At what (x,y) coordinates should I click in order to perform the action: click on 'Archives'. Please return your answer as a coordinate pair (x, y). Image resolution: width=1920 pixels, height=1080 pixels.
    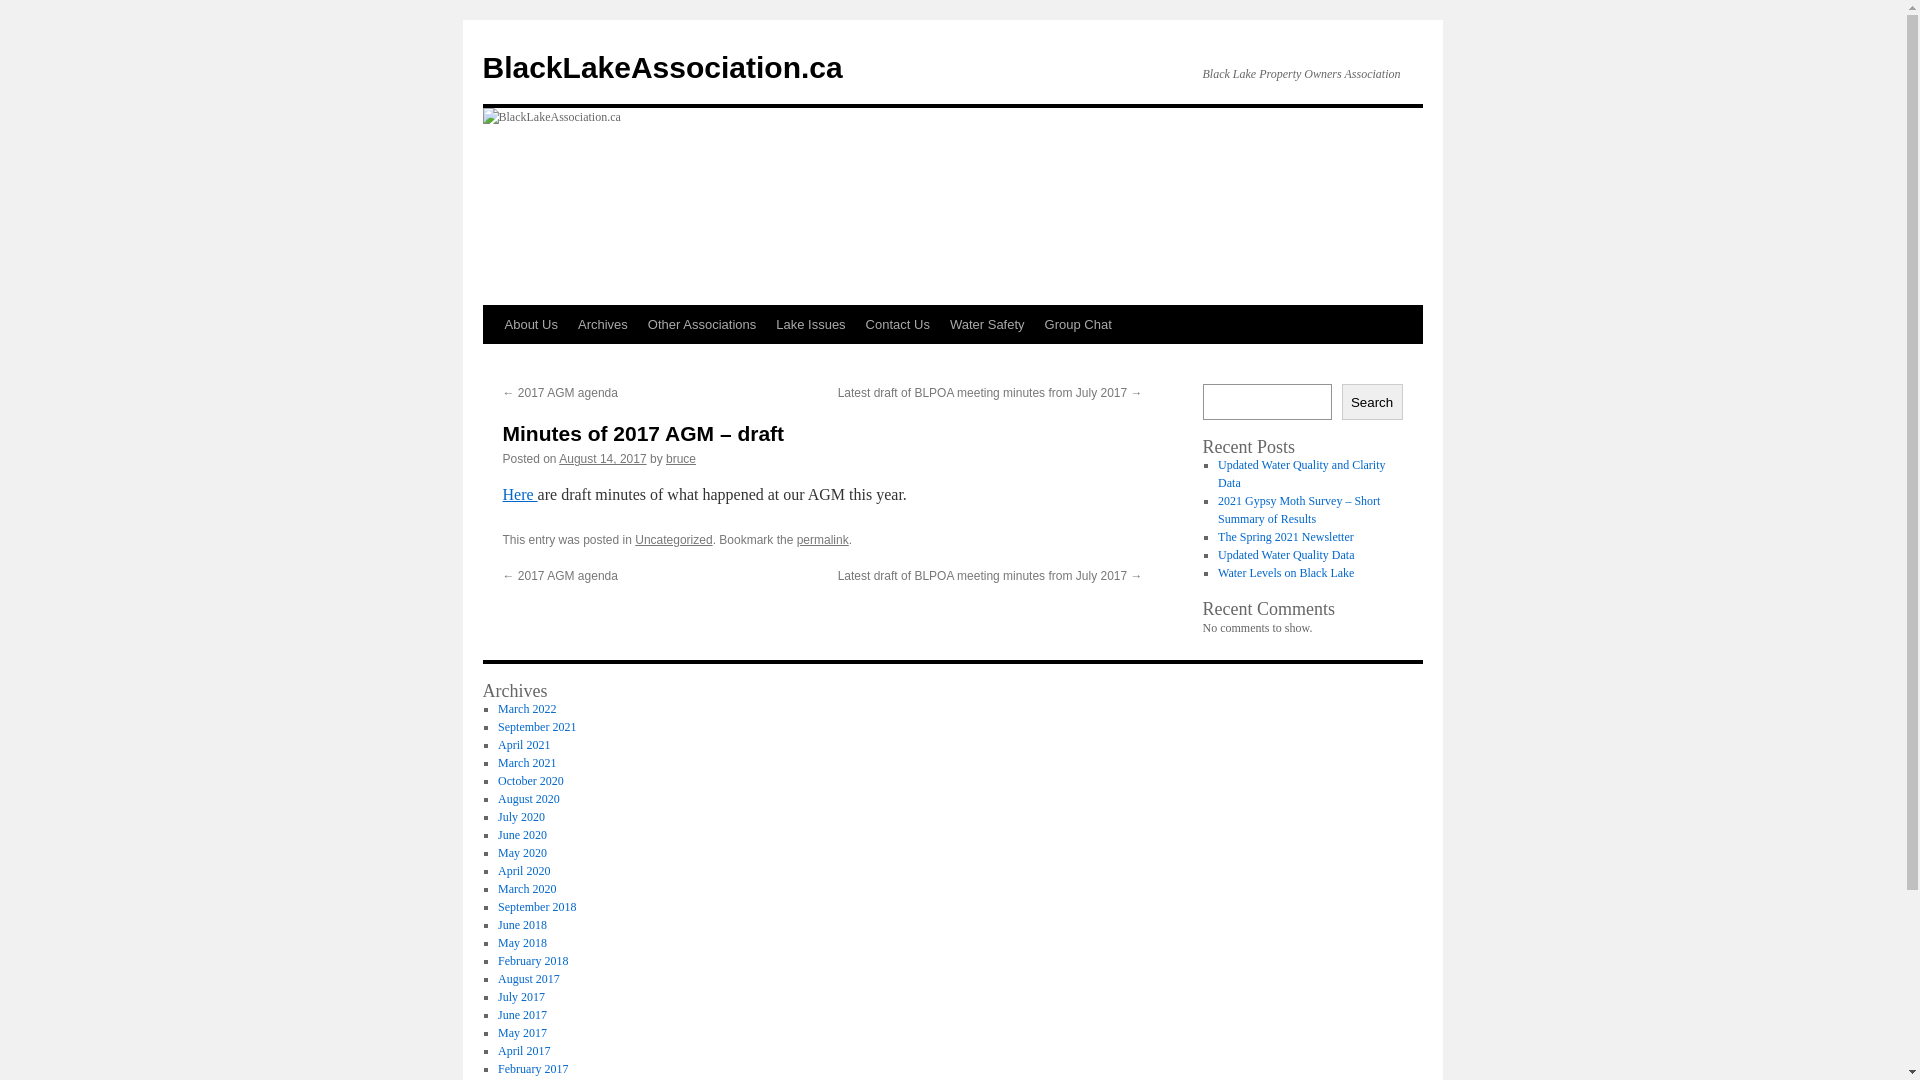
    Looking at the image, I should click on (602, 323).